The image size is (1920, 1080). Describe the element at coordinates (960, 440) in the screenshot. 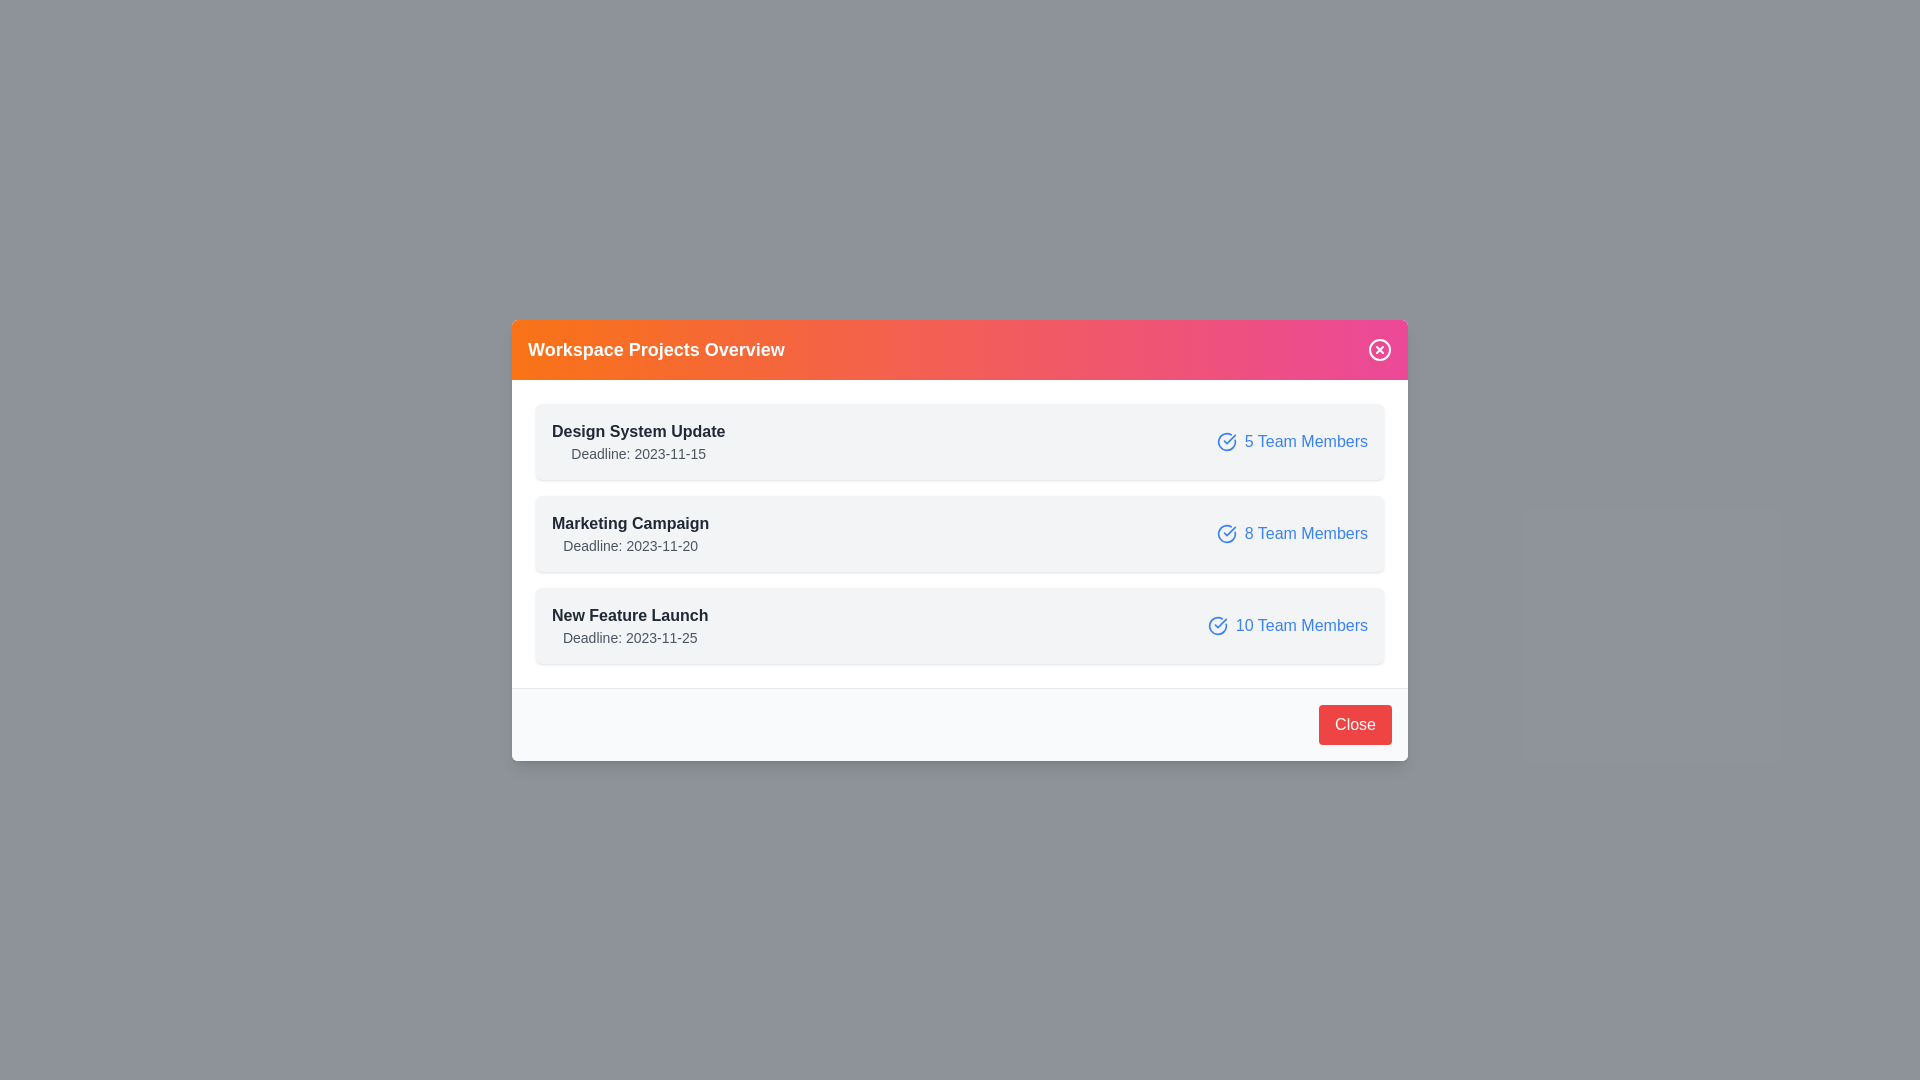

I see `the project 'Design System Update' to inspect its details` at that location.